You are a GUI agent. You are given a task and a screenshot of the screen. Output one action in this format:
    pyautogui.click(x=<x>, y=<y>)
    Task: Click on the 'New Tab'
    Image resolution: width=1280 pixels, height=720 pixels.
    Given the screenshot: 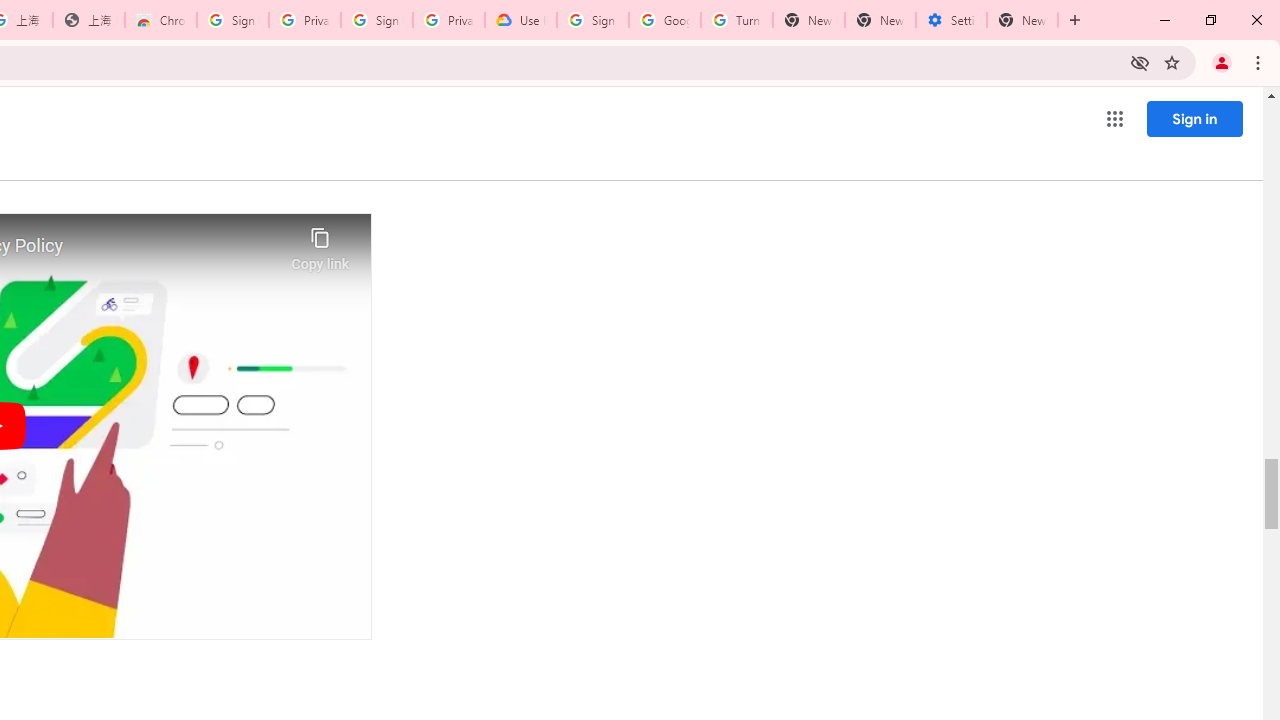 What is the action you would take?
    pyautogui.click(x=1022, y=20)
    